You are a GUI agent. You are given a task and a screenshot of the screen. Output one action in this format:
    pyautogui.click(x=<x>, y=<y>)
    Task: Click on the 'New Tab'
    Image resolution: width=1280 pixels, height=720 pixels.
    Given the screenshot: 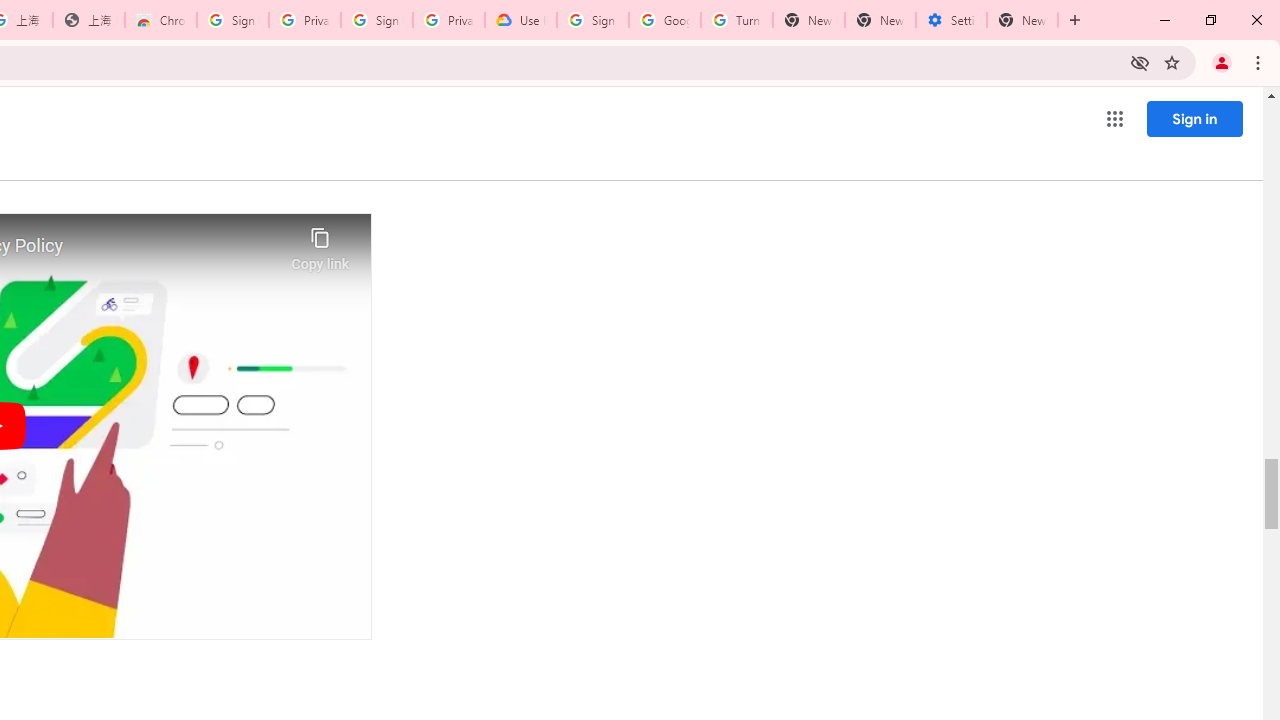 What is the action you would take?
    pyautogui.click(x=1022, y=20)
    